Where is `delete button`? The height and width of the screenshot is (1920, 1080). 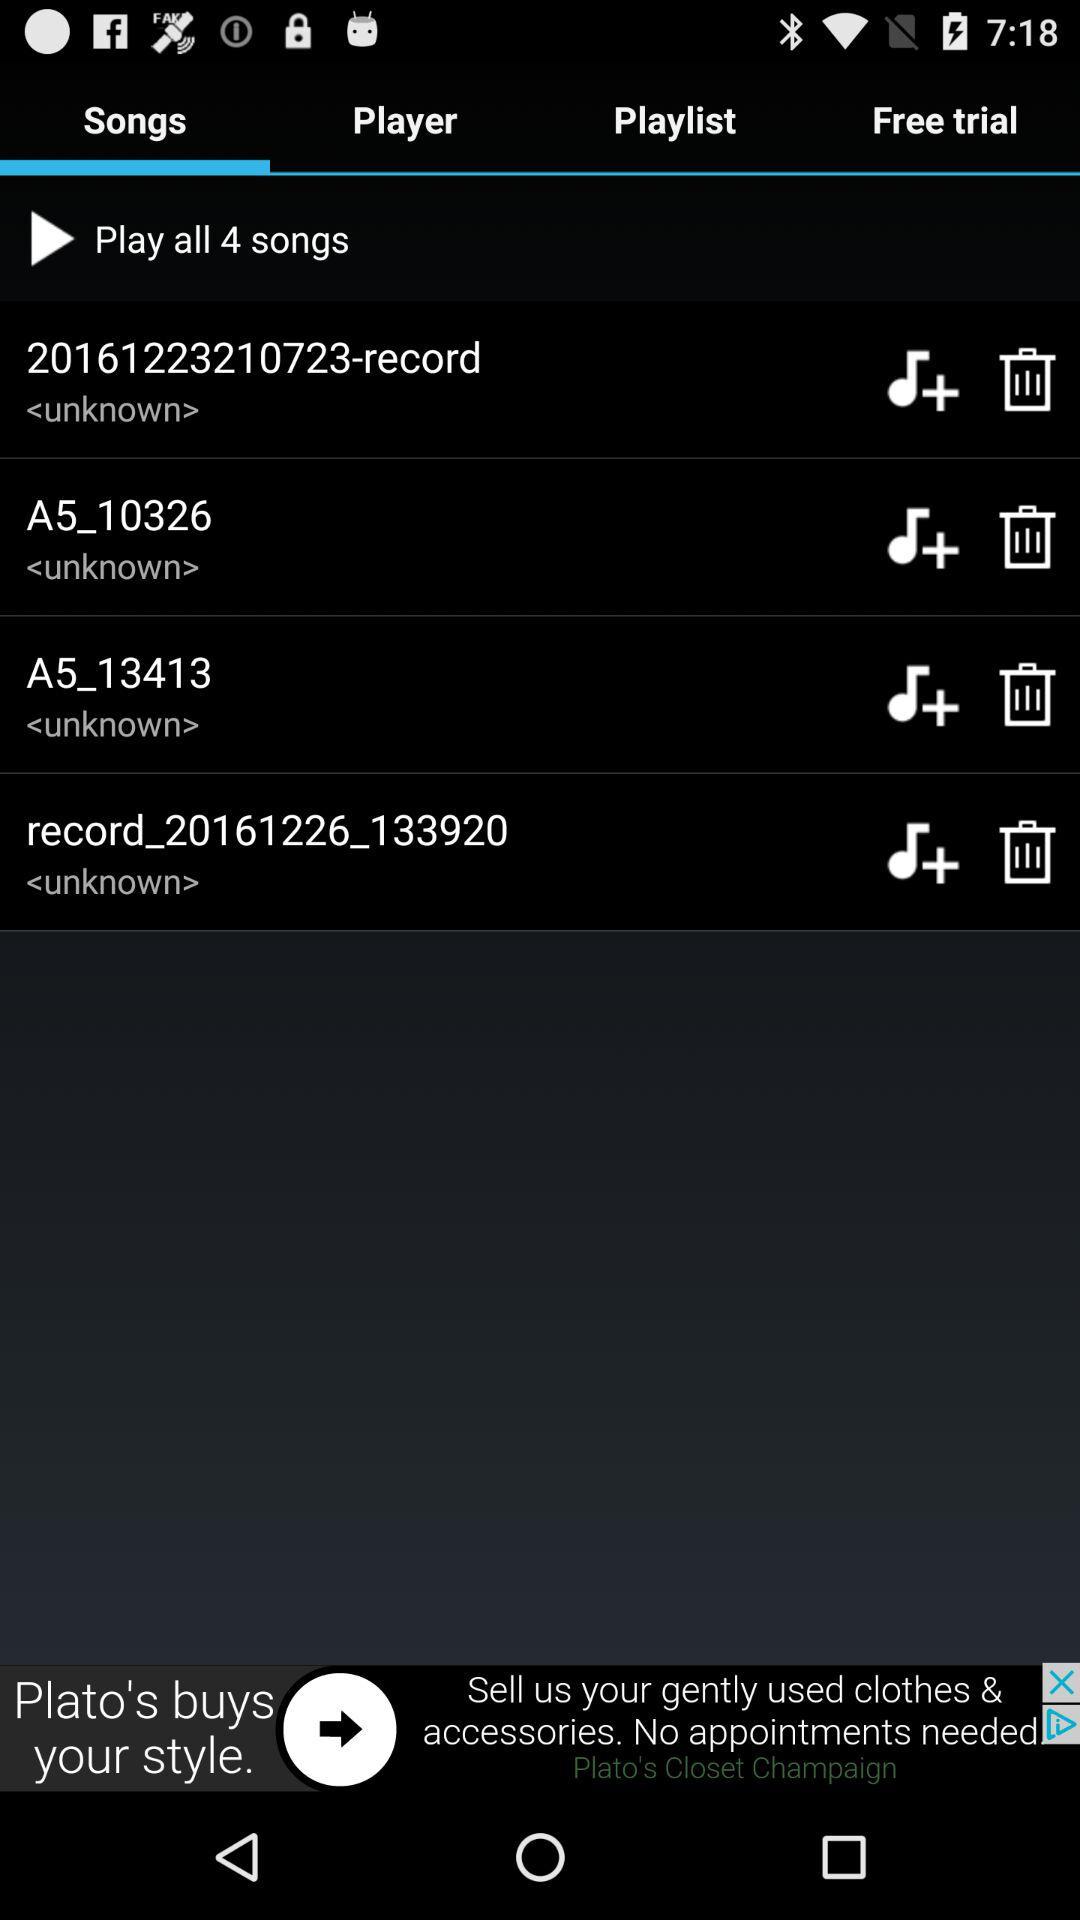 delete button is located at coordinates (1017, 694).